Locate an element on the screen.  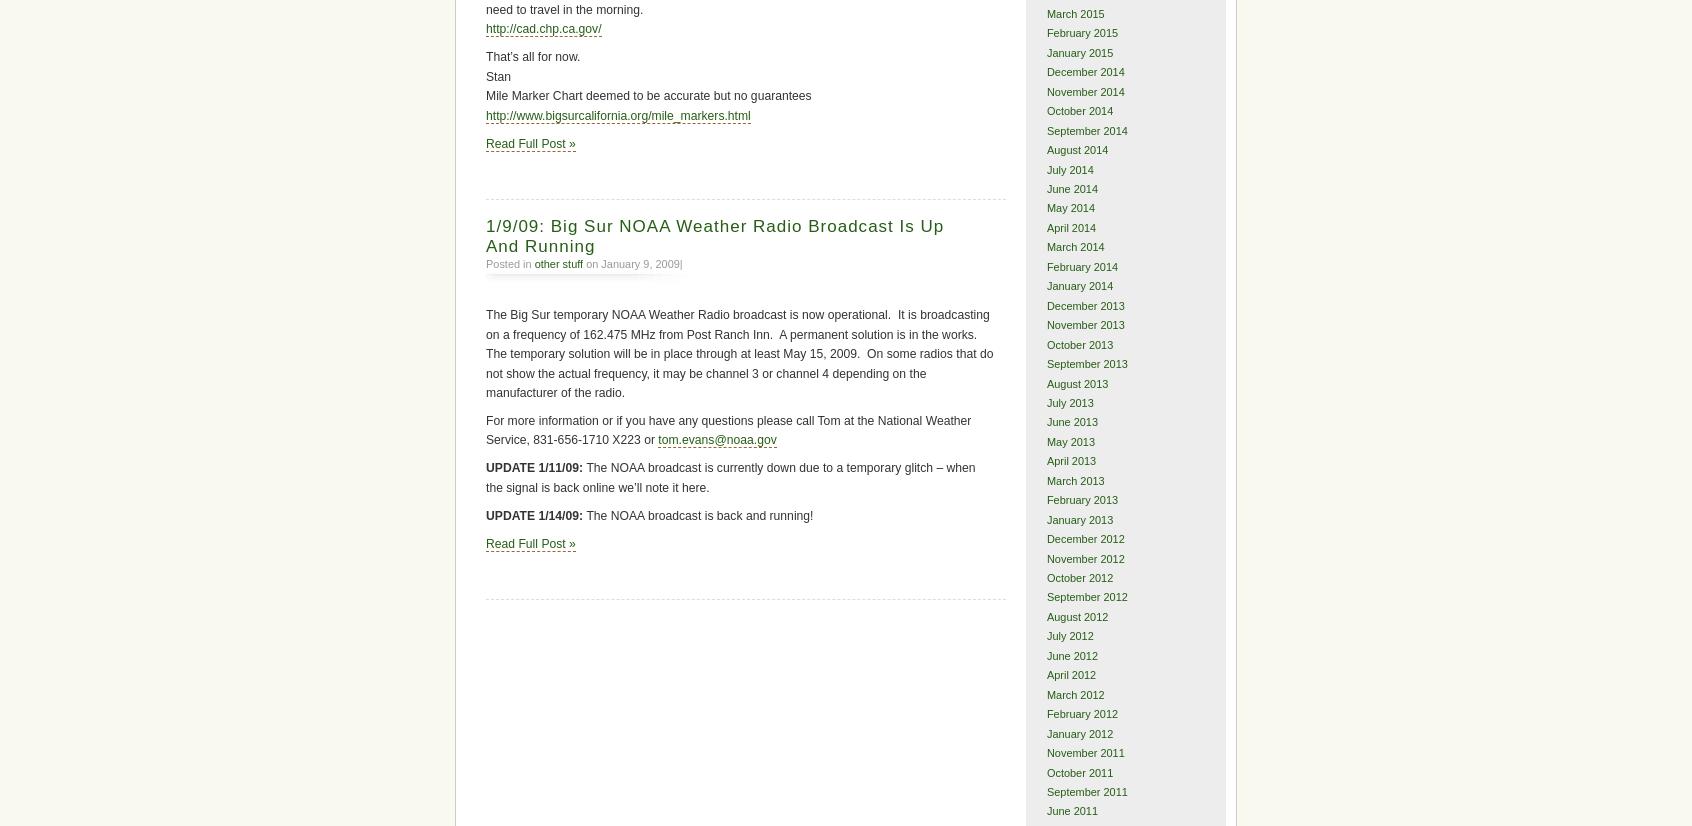
'Mile Marker Chart deemed to be accurate but no guarantees' is located at coordinates (648, 94).